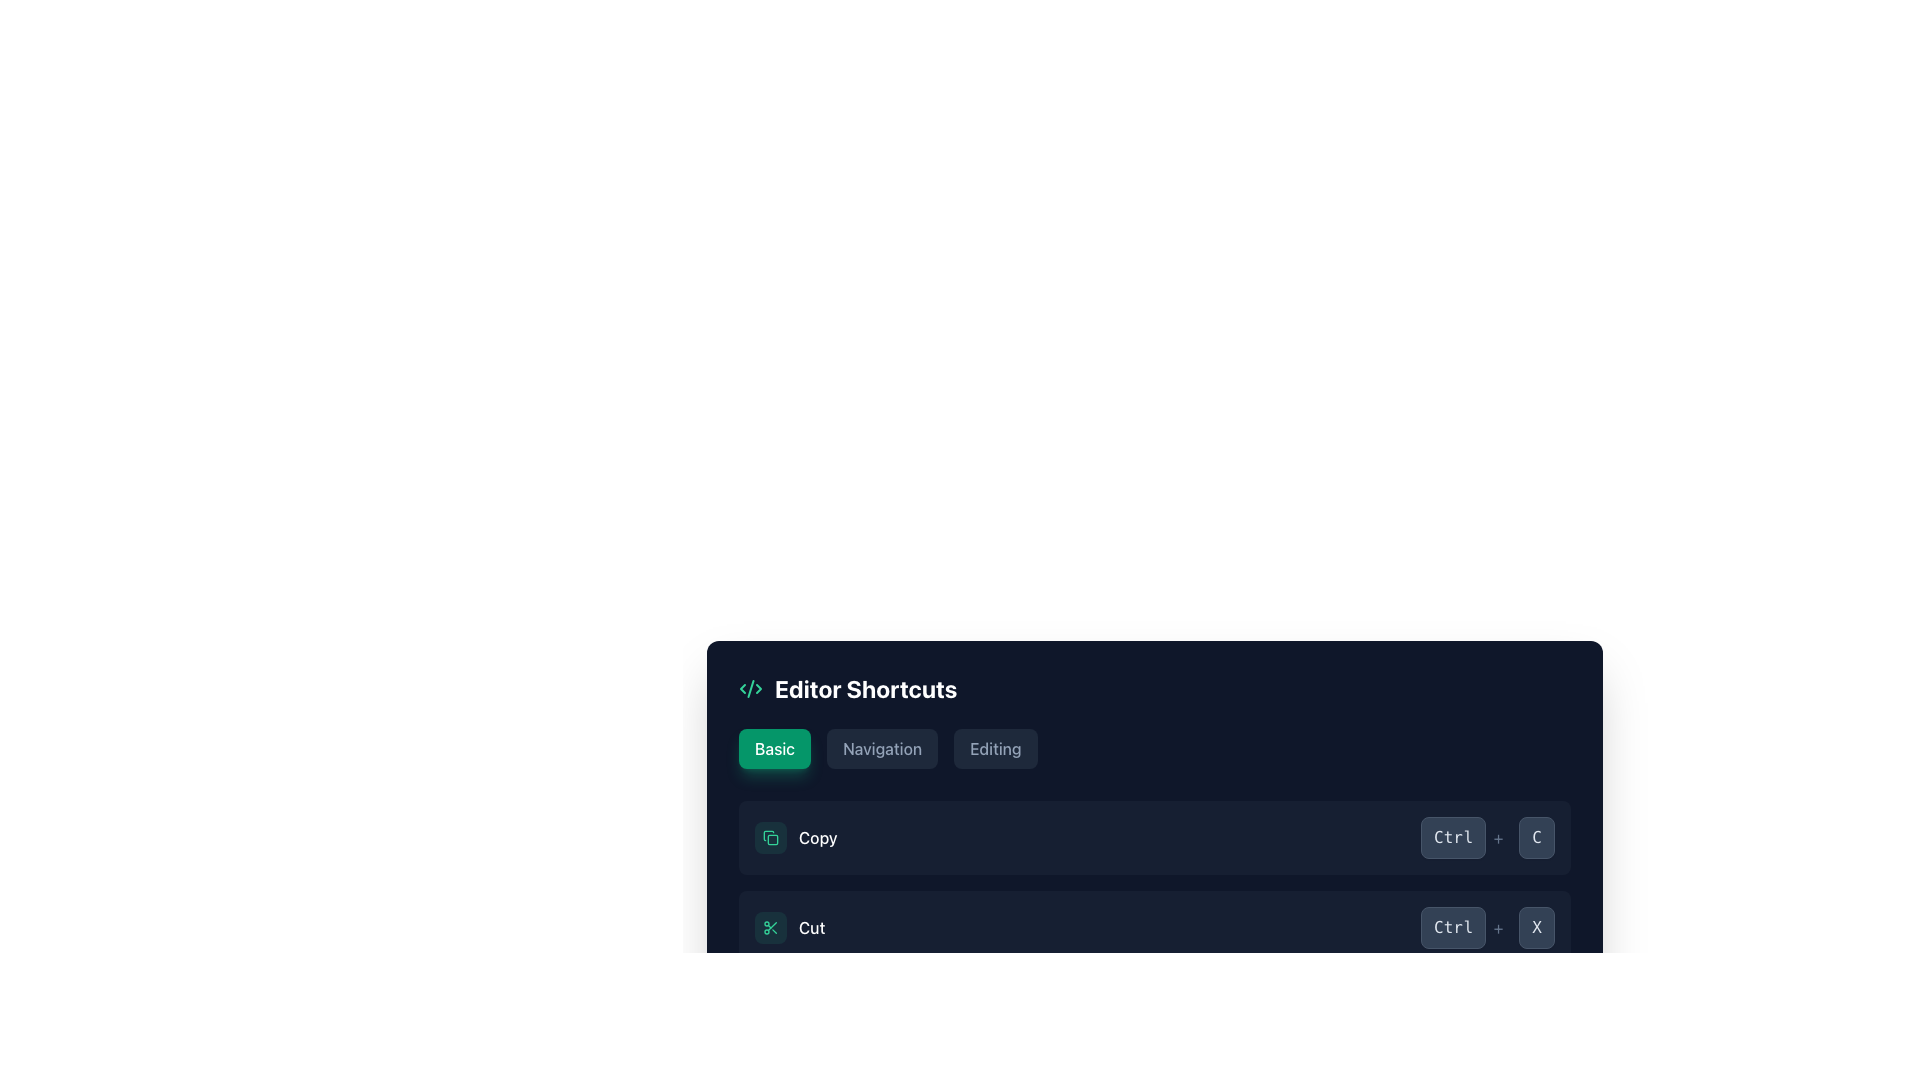 The width and height of the screenshot is (1920, 1080). Describe the element at coordinates (770, 837) in the screenshot. I see `the 'Copy' Icon button located in the 'Editor Shortcuts' section` at that location.